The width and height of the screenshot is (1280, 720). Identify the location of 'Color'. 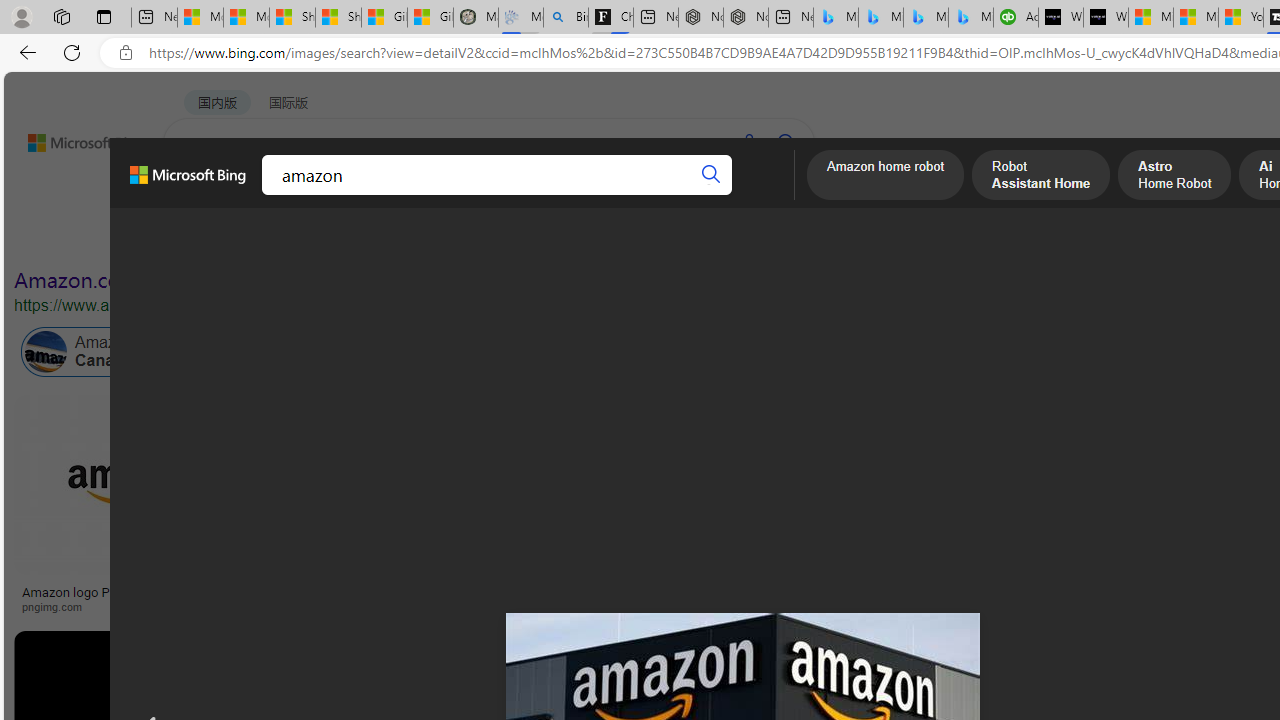
(304, 236).